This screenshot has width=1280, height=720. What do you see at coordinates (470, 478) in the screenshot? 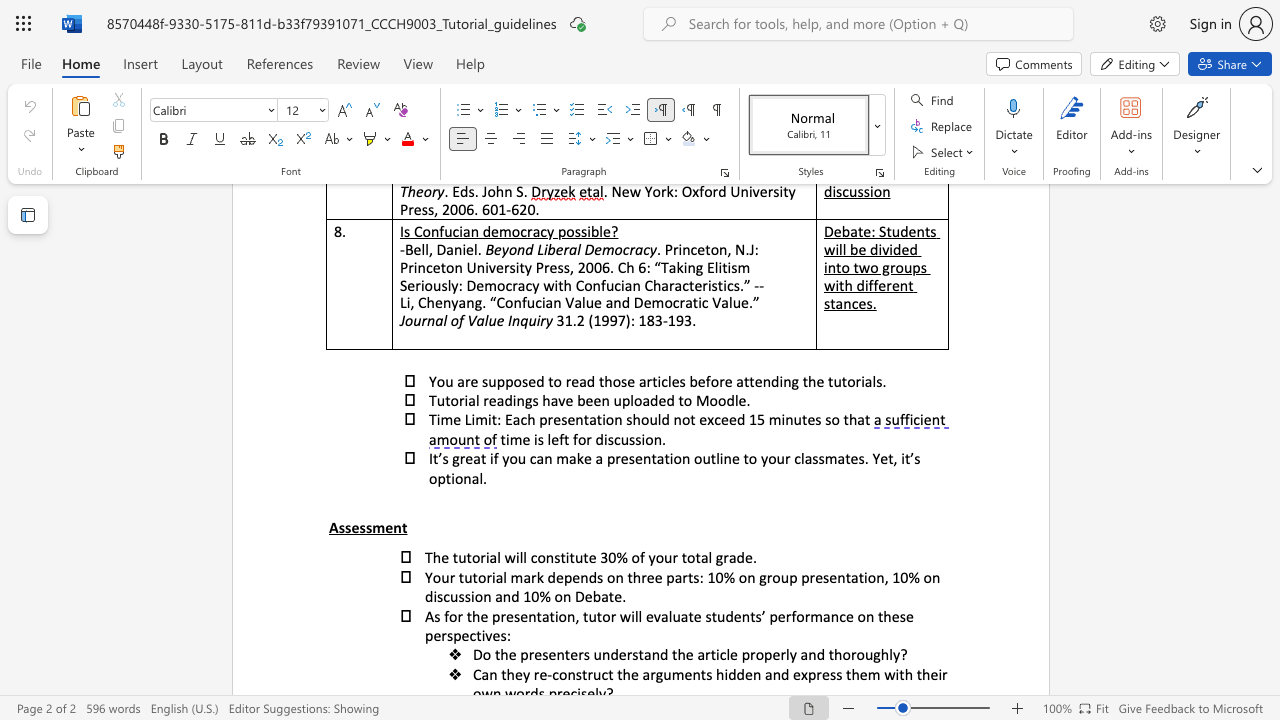
I see `the subset text "al" within the text "optional."` at bounding box center [470, 478].